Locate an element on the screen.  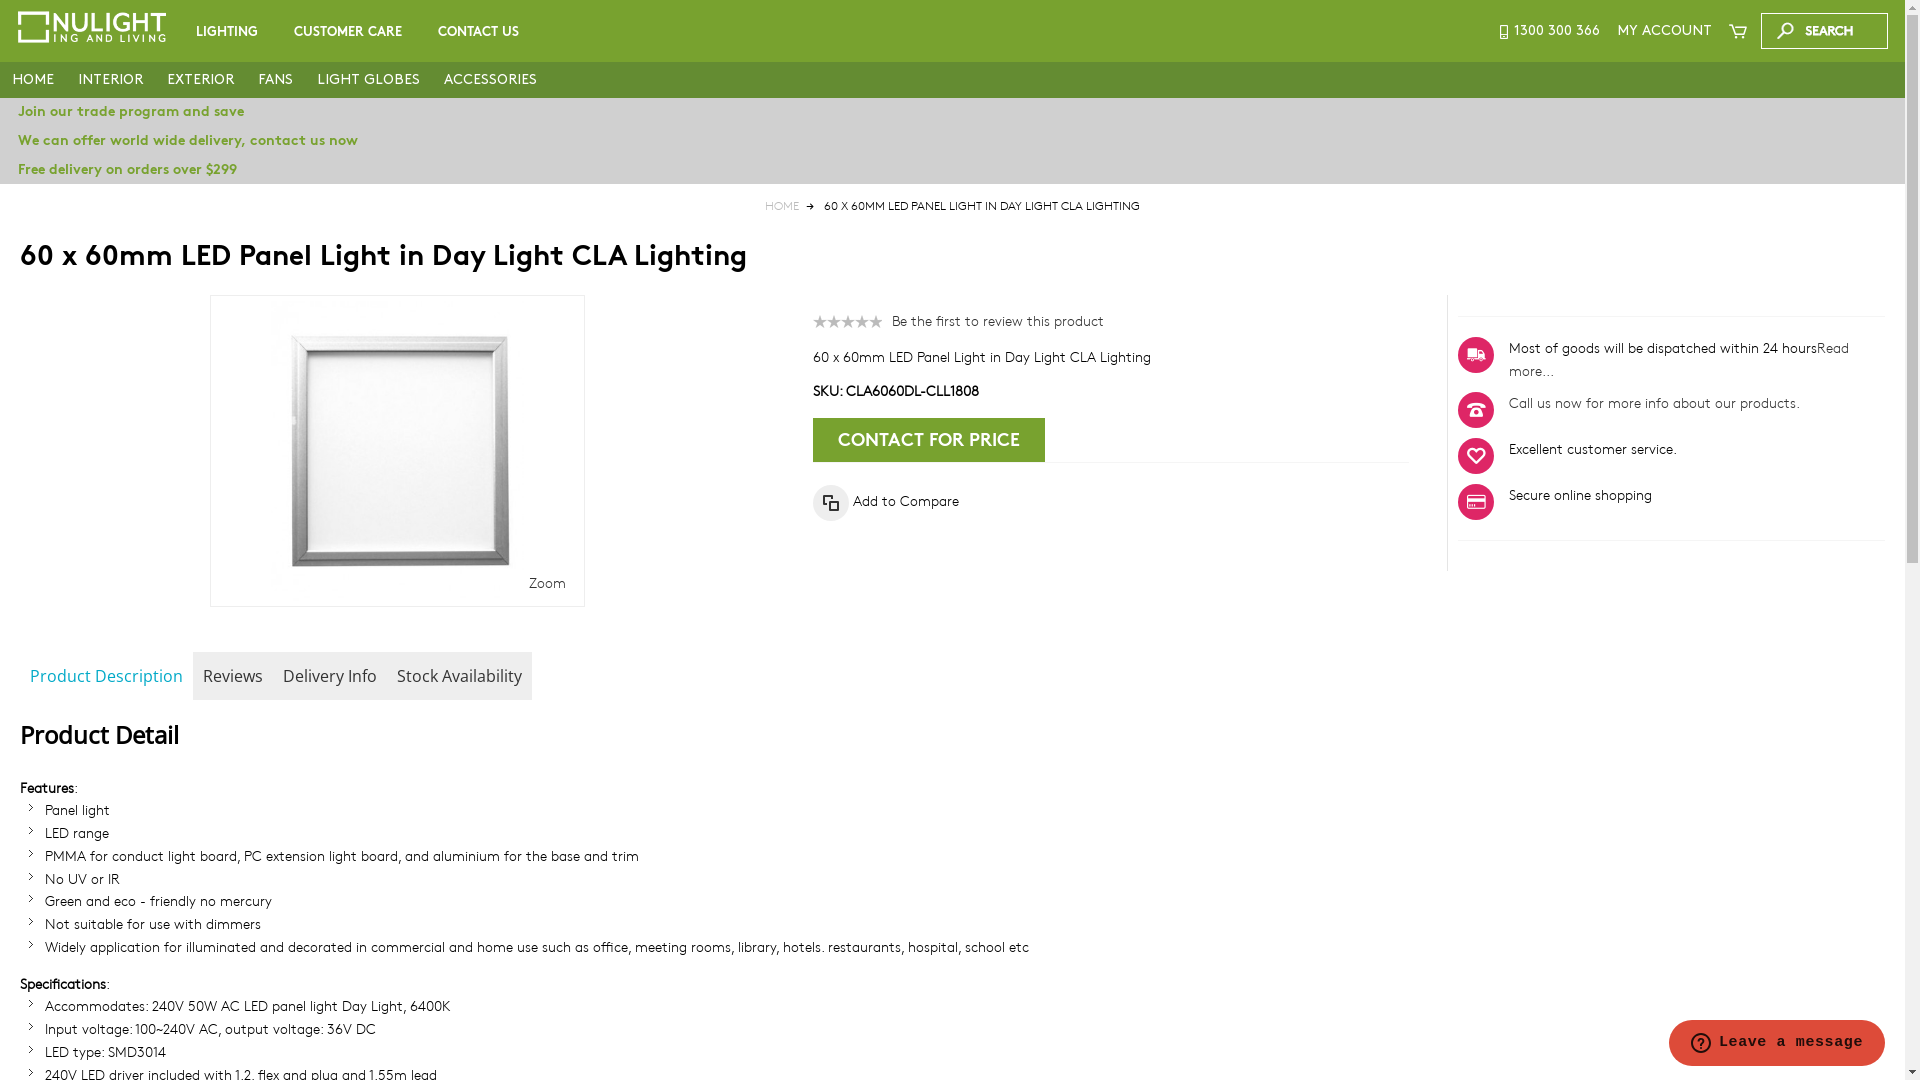
'For support, call us on is located at coordinates (1547, 30).